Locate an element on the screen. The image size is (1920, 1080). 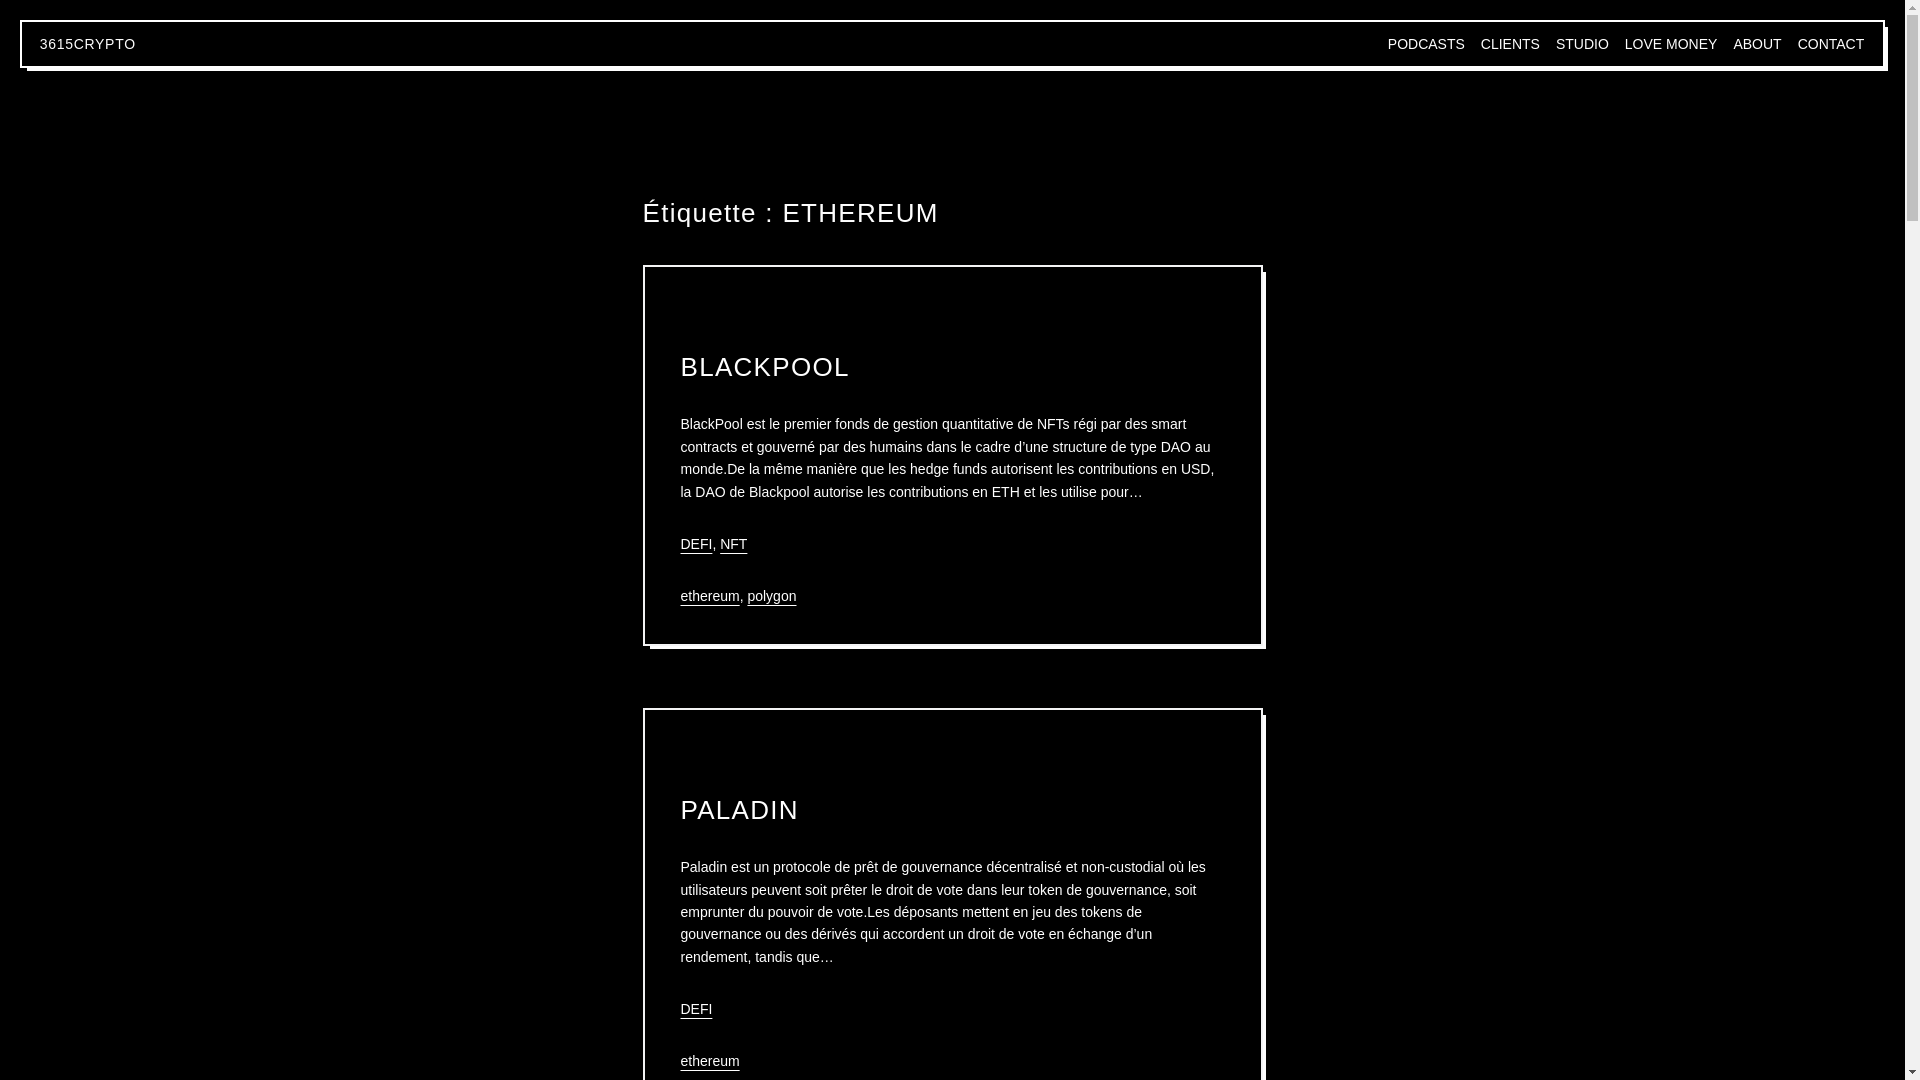
'CONTACT' is located at coordinates (1798, 43).